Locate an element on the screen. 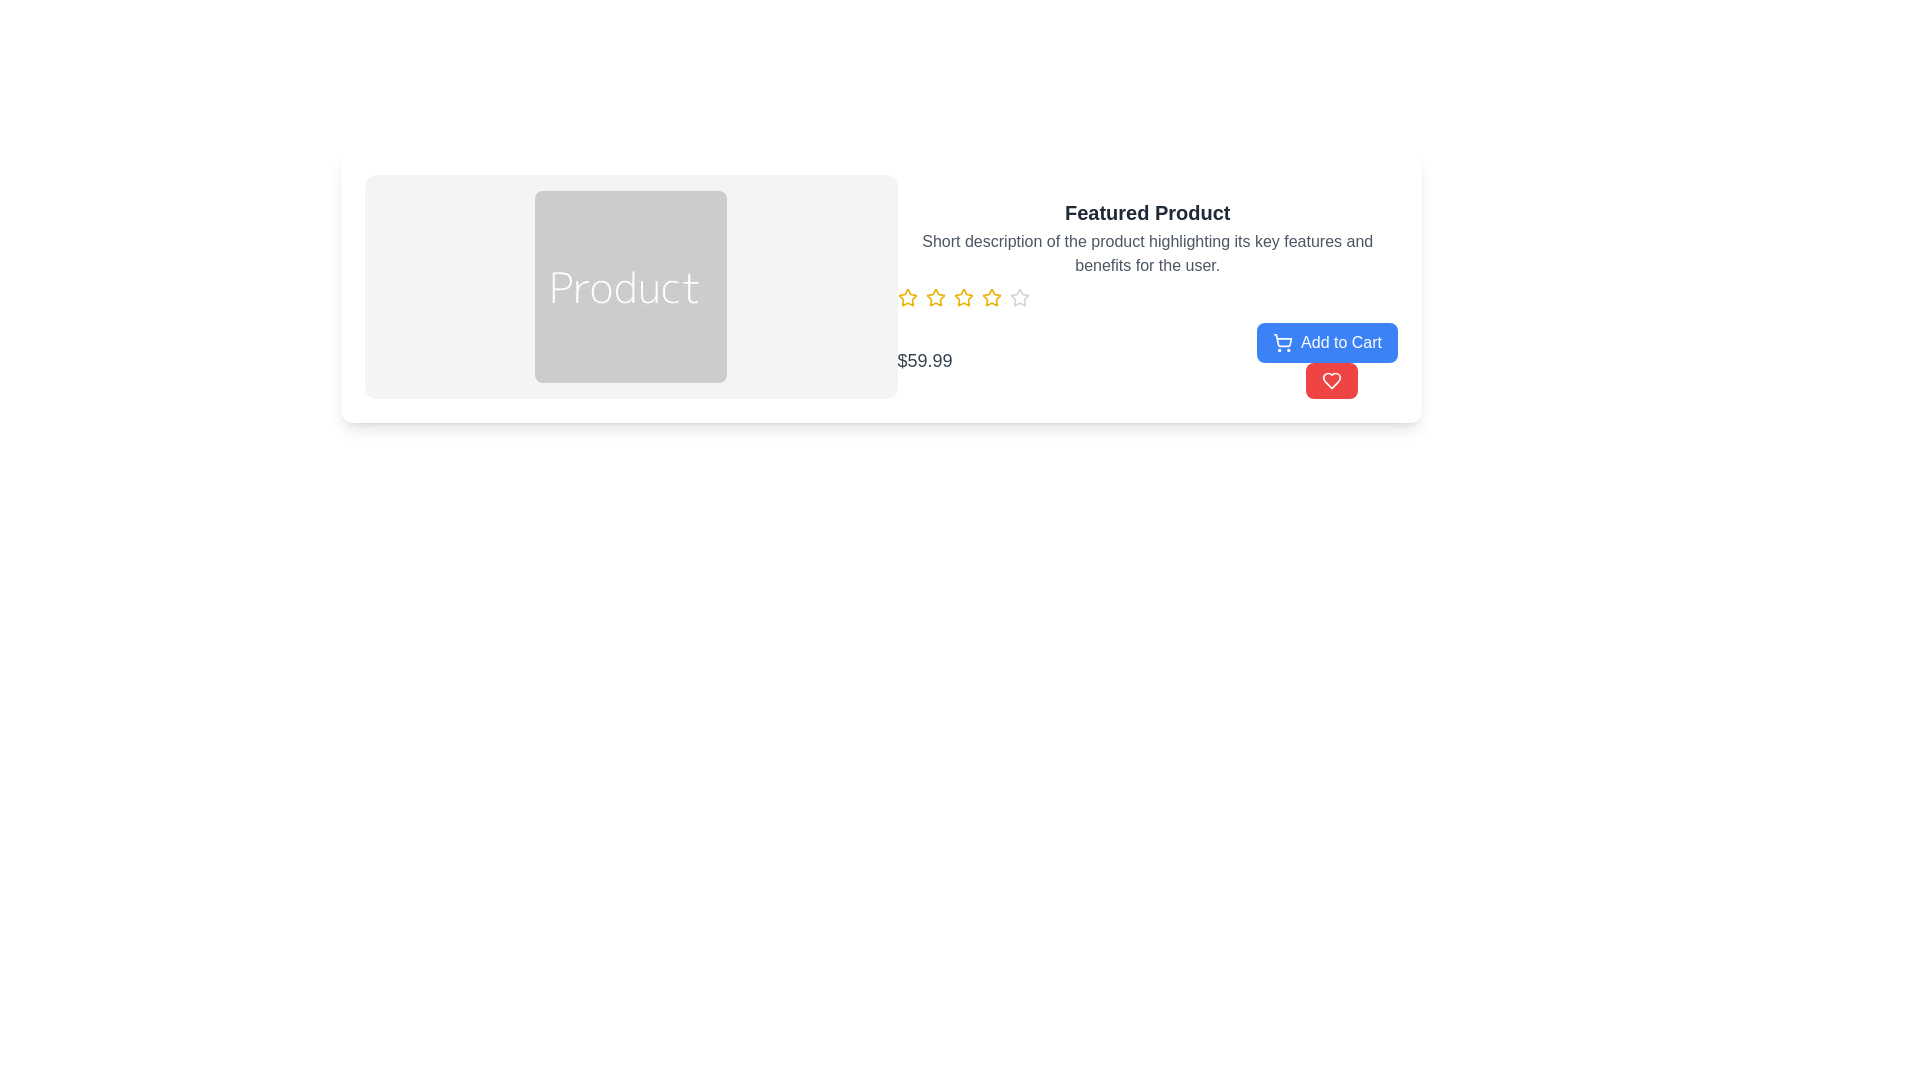 The width and height of the screenshot is (1920, 1080). the fourth yellow star icon in the rating row to adjust or view the rating is located at coordinates (963, 298).